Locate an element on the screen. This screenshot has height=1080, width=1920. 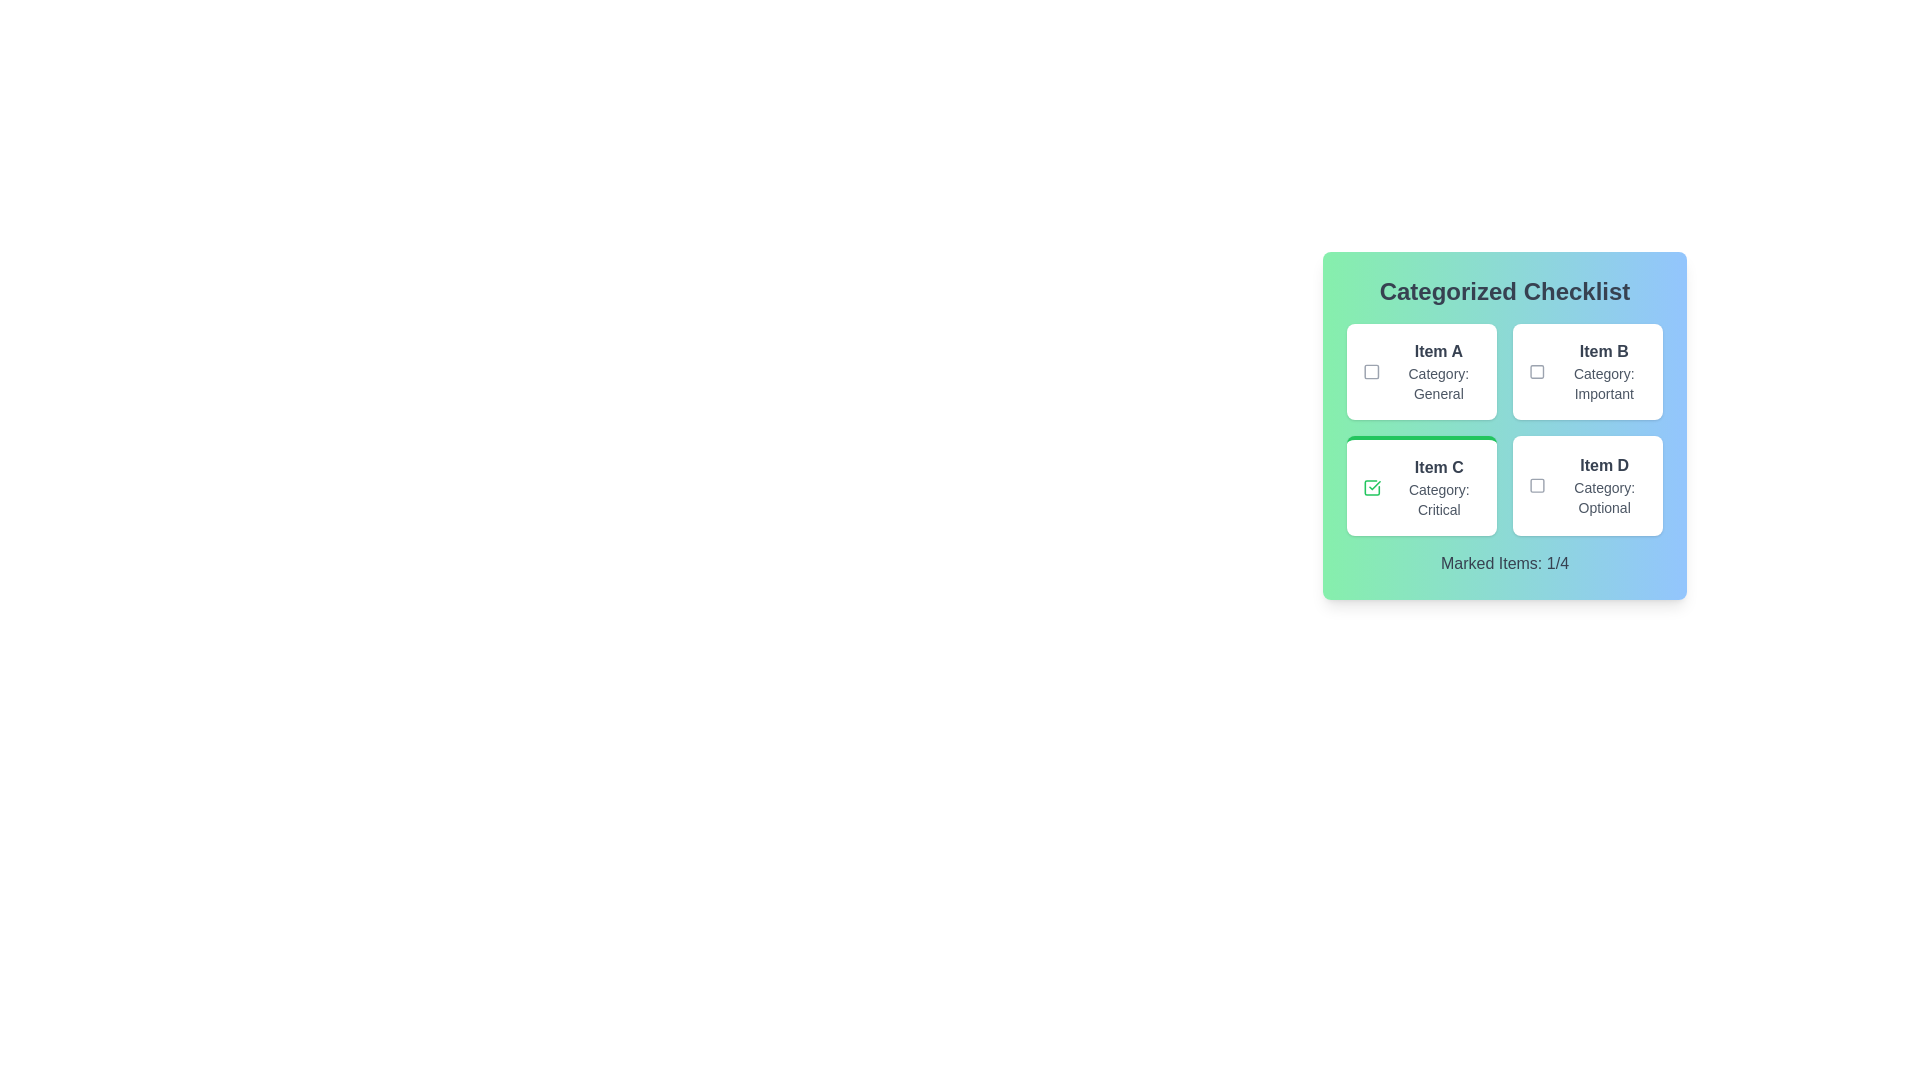
the checklist item labeled Item C to view its hover effects is located at coordinates (1420, 486).